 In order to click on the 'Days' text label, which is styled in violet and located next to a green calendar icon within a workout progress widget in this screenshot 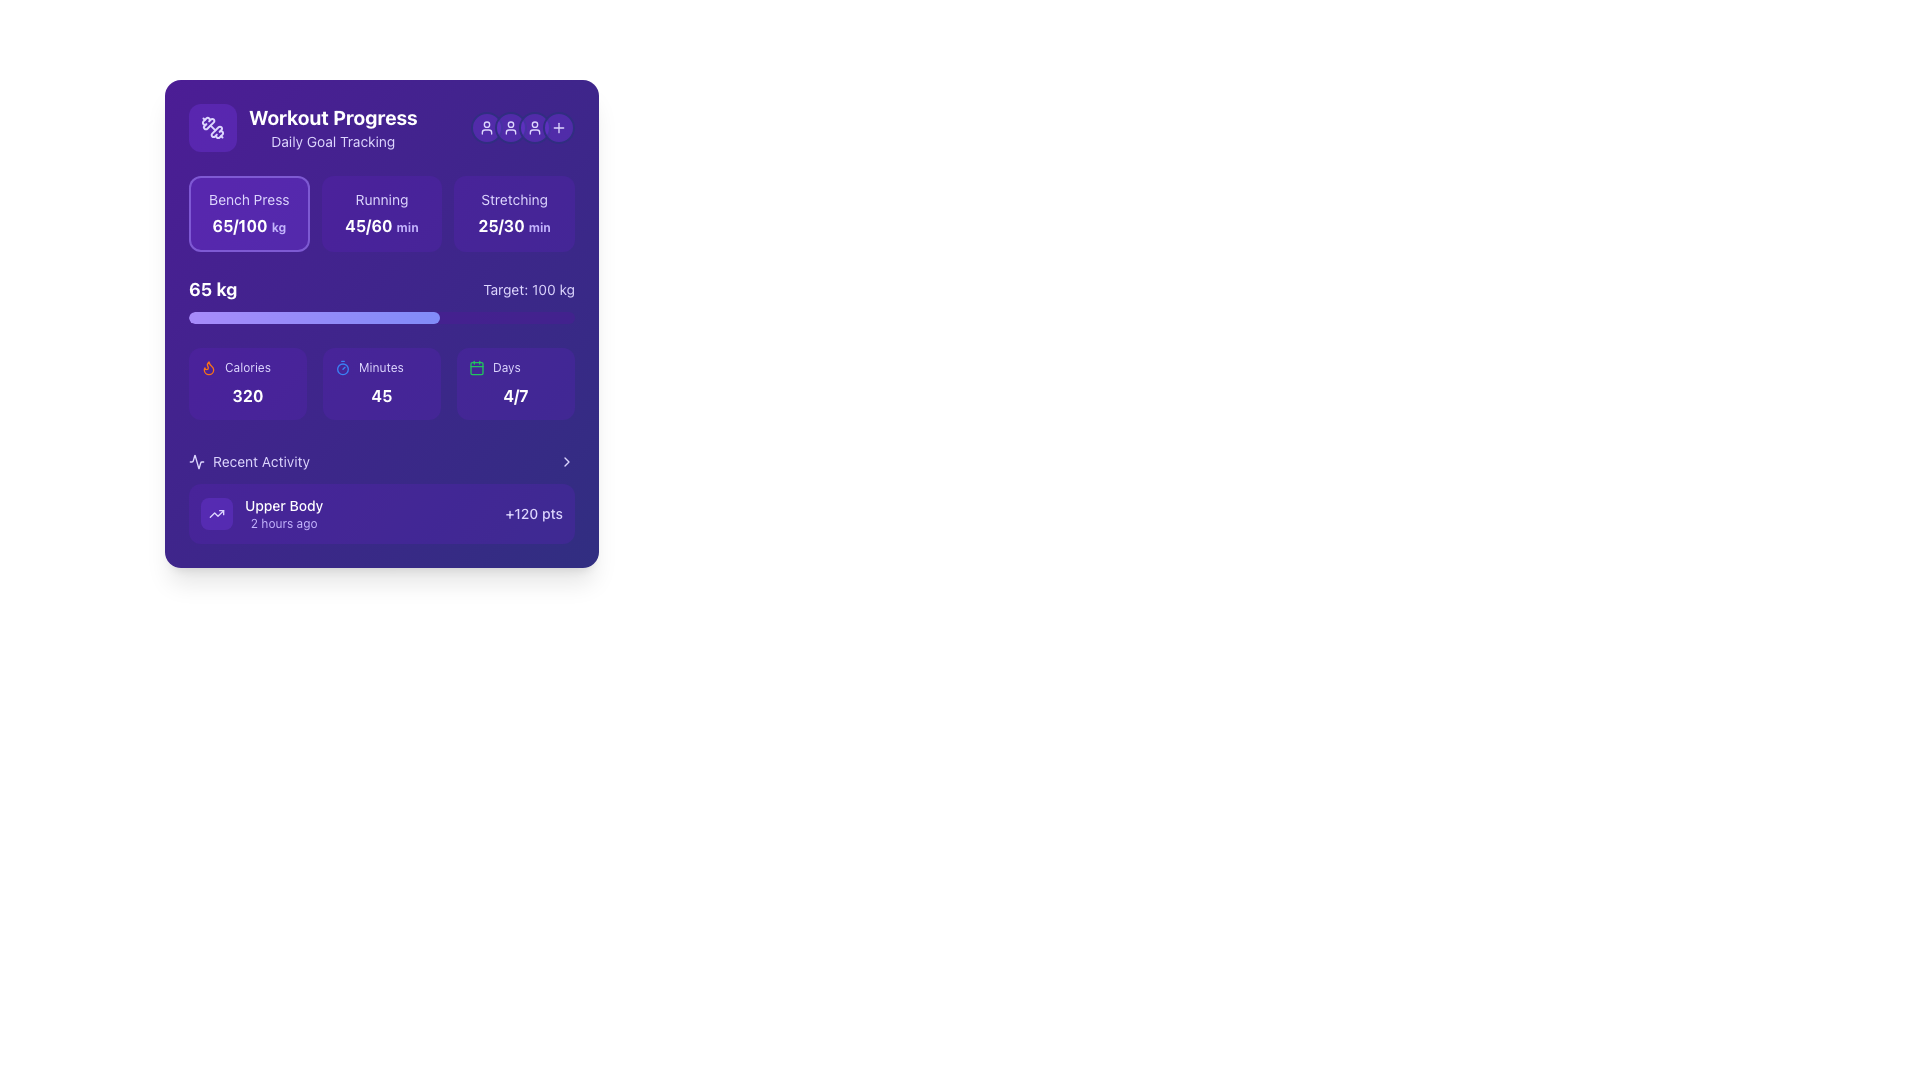, I will do `click(506, 367)`.